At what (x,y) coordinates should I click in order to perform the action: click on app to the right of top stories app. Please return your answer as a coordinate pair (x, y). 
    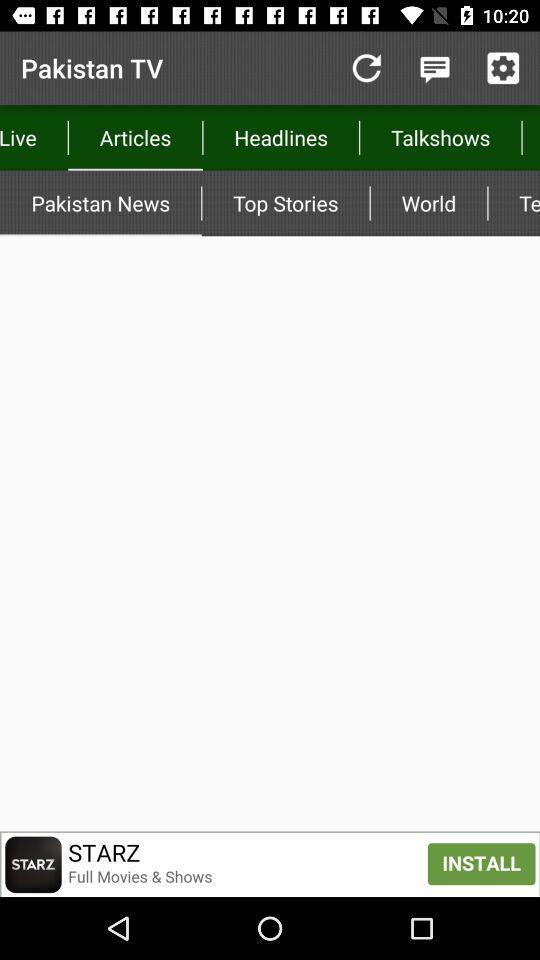
    Looking at the image, I should click on (427, 203).